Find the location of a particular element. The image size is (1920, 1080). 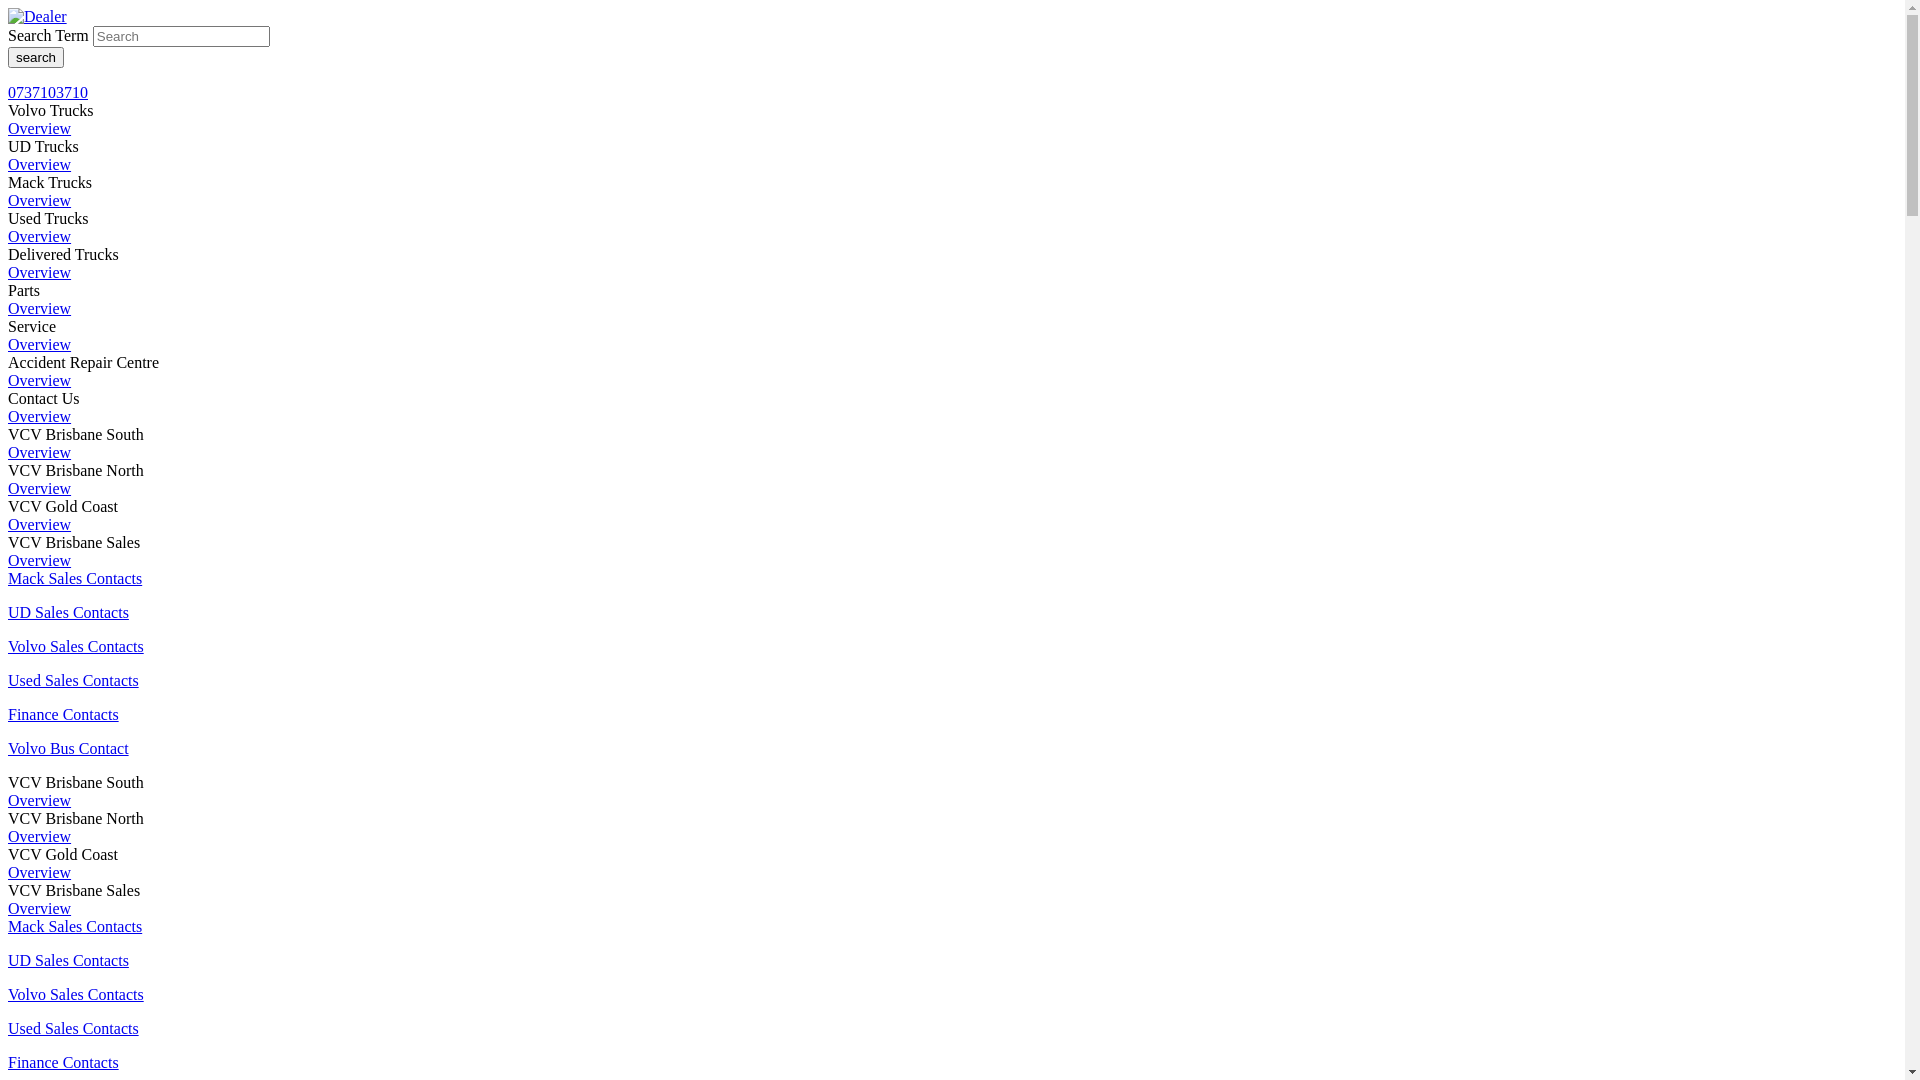

'Contact Us' is located at coordinates (8, 398).